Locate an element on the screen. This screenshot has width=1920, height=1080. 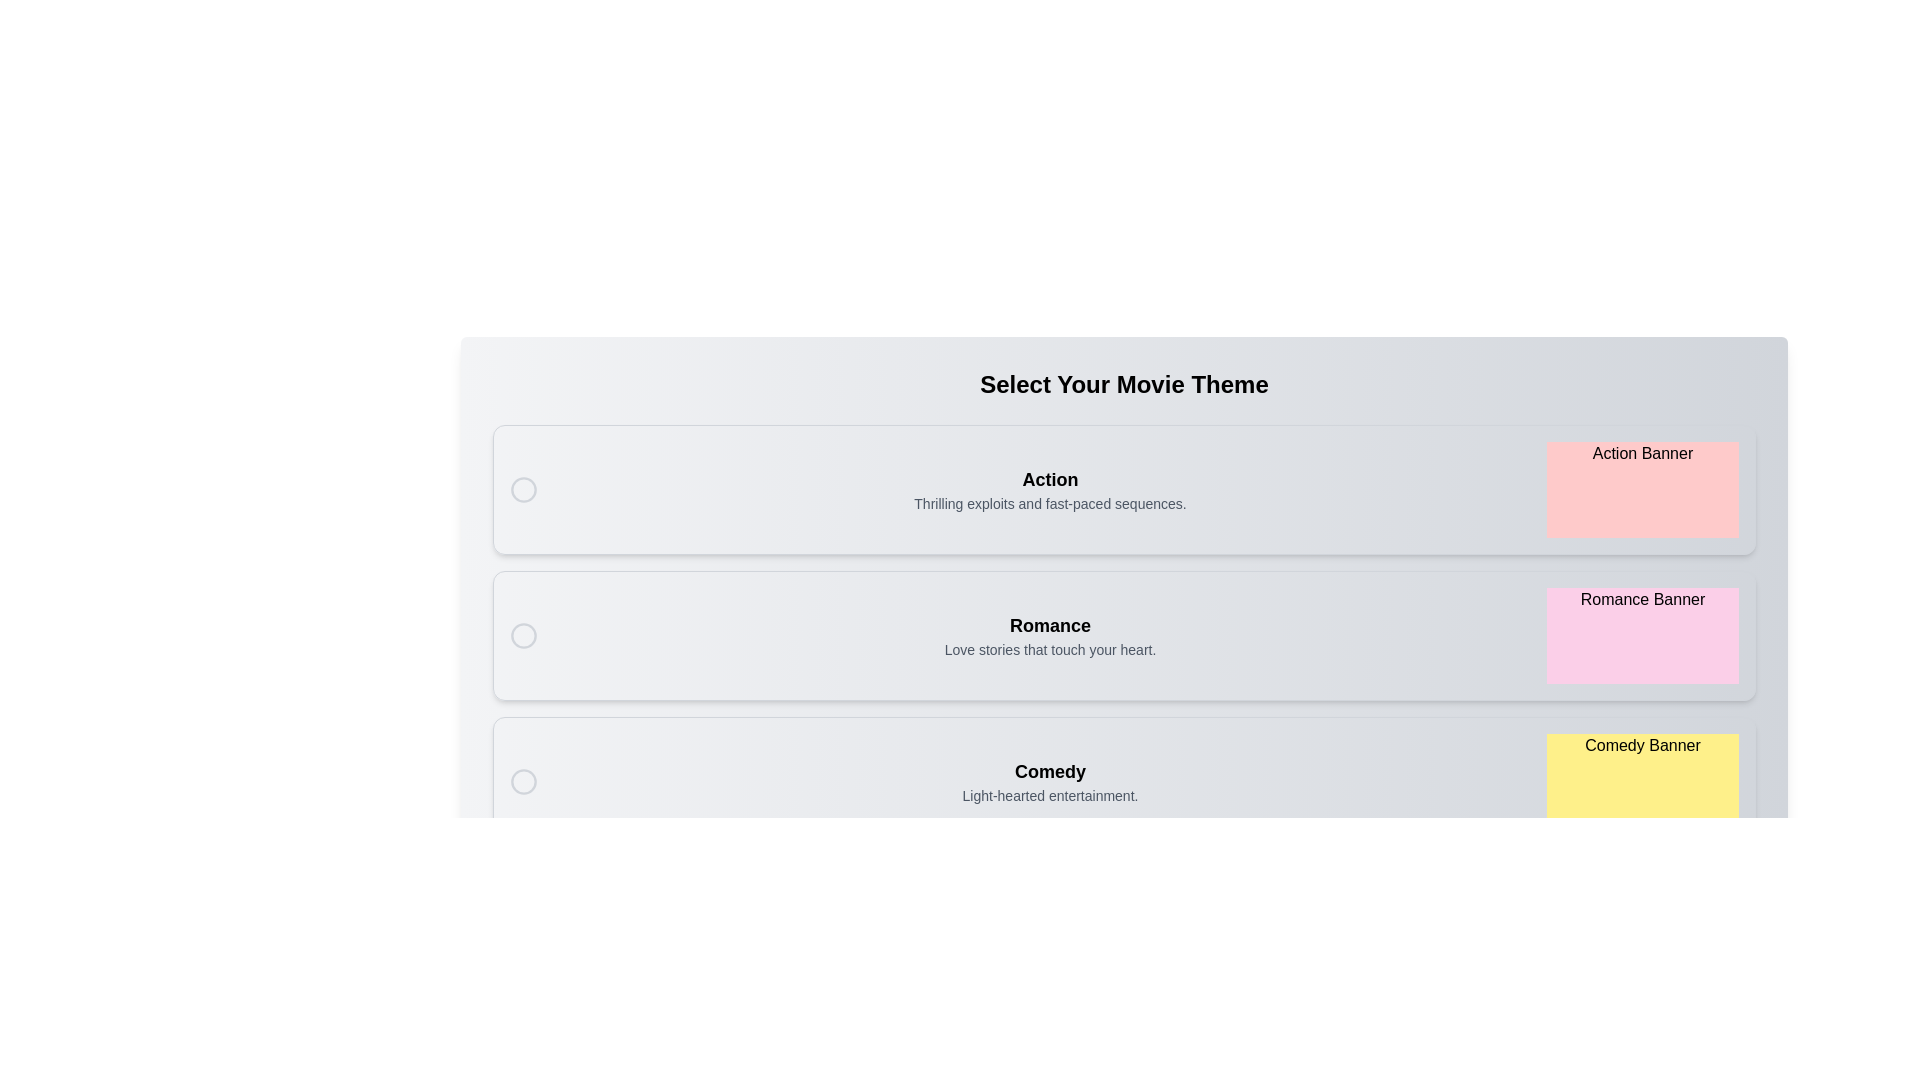
the decorative banner within the 'Romance' category card, which has a pink background and is located at the far right of the card is located at coordinates (1642, 636).